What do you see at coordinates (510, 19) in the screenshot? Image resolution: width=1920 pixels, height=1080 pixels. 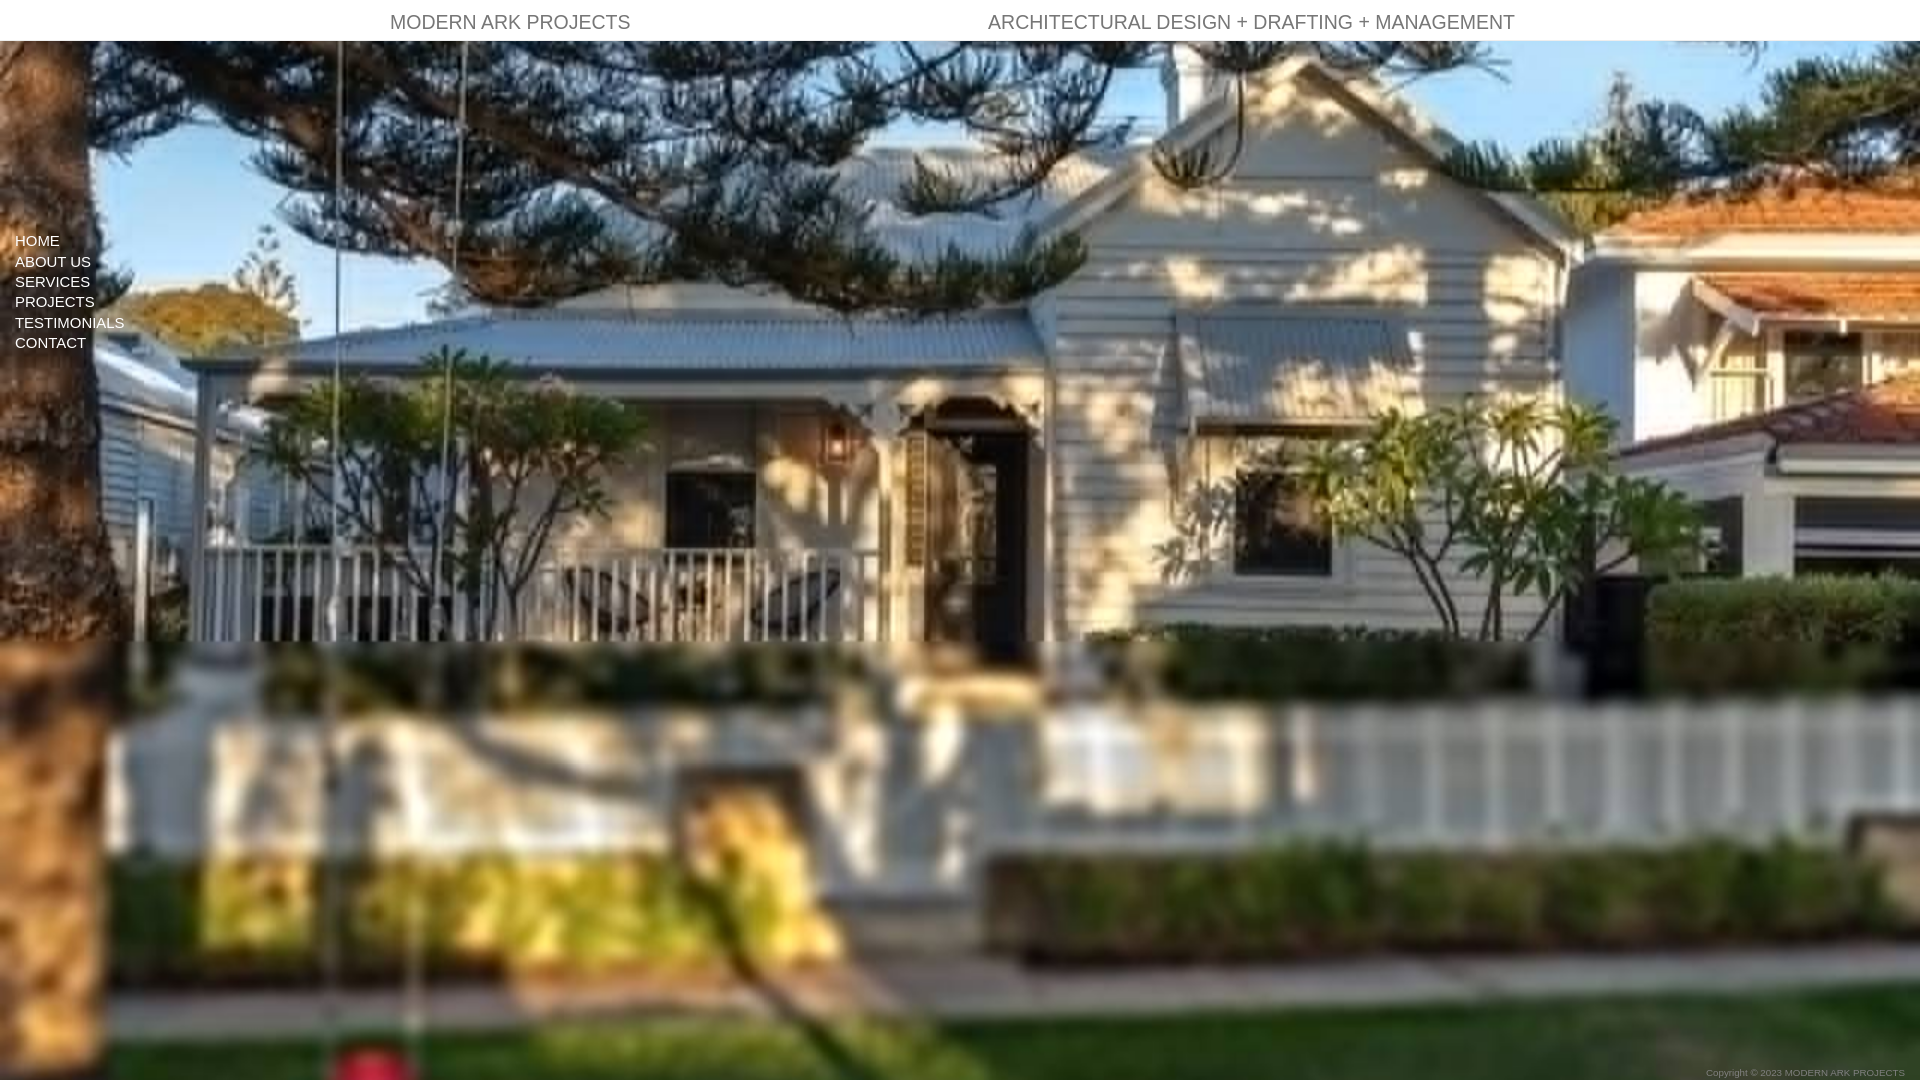 I see `'MODERN ARK PROJECTS'` at bounding box center [510, 19].